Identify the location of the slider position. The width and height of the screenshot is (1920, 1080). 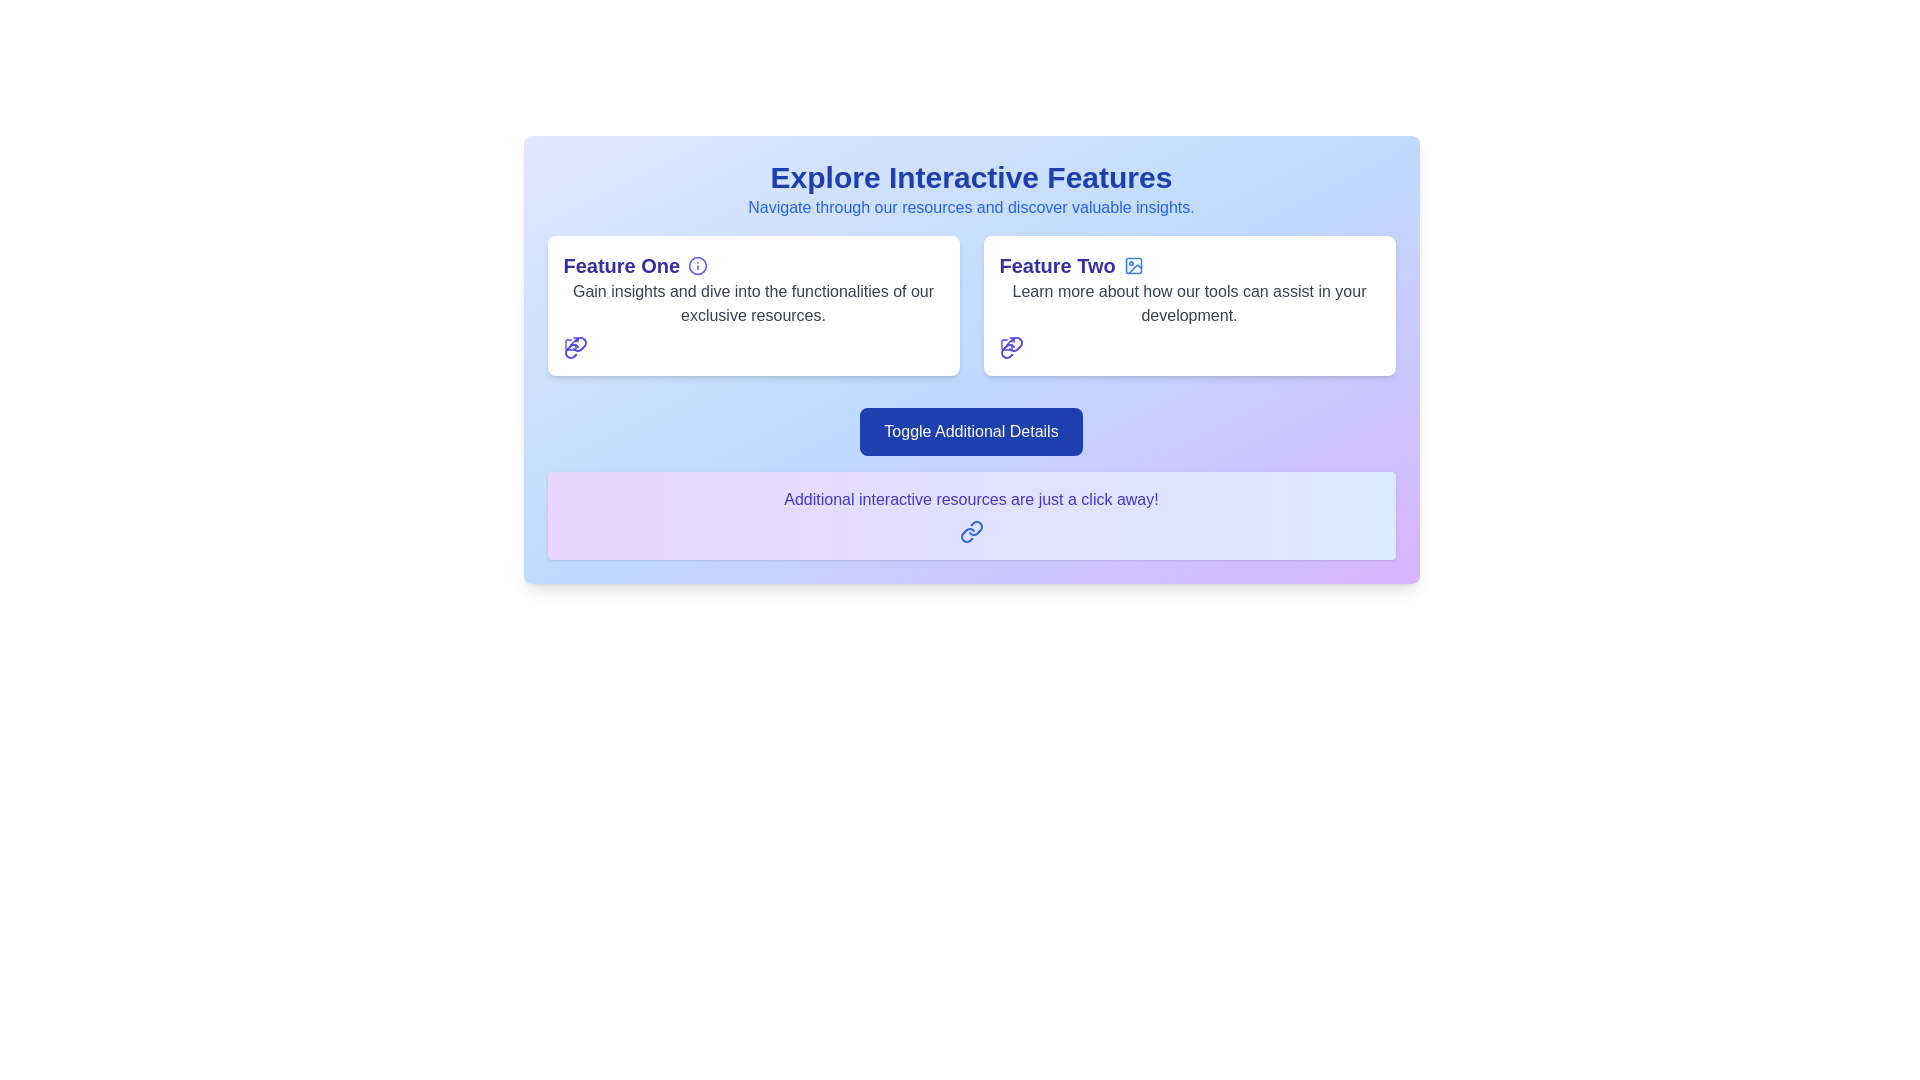
(580, 407).